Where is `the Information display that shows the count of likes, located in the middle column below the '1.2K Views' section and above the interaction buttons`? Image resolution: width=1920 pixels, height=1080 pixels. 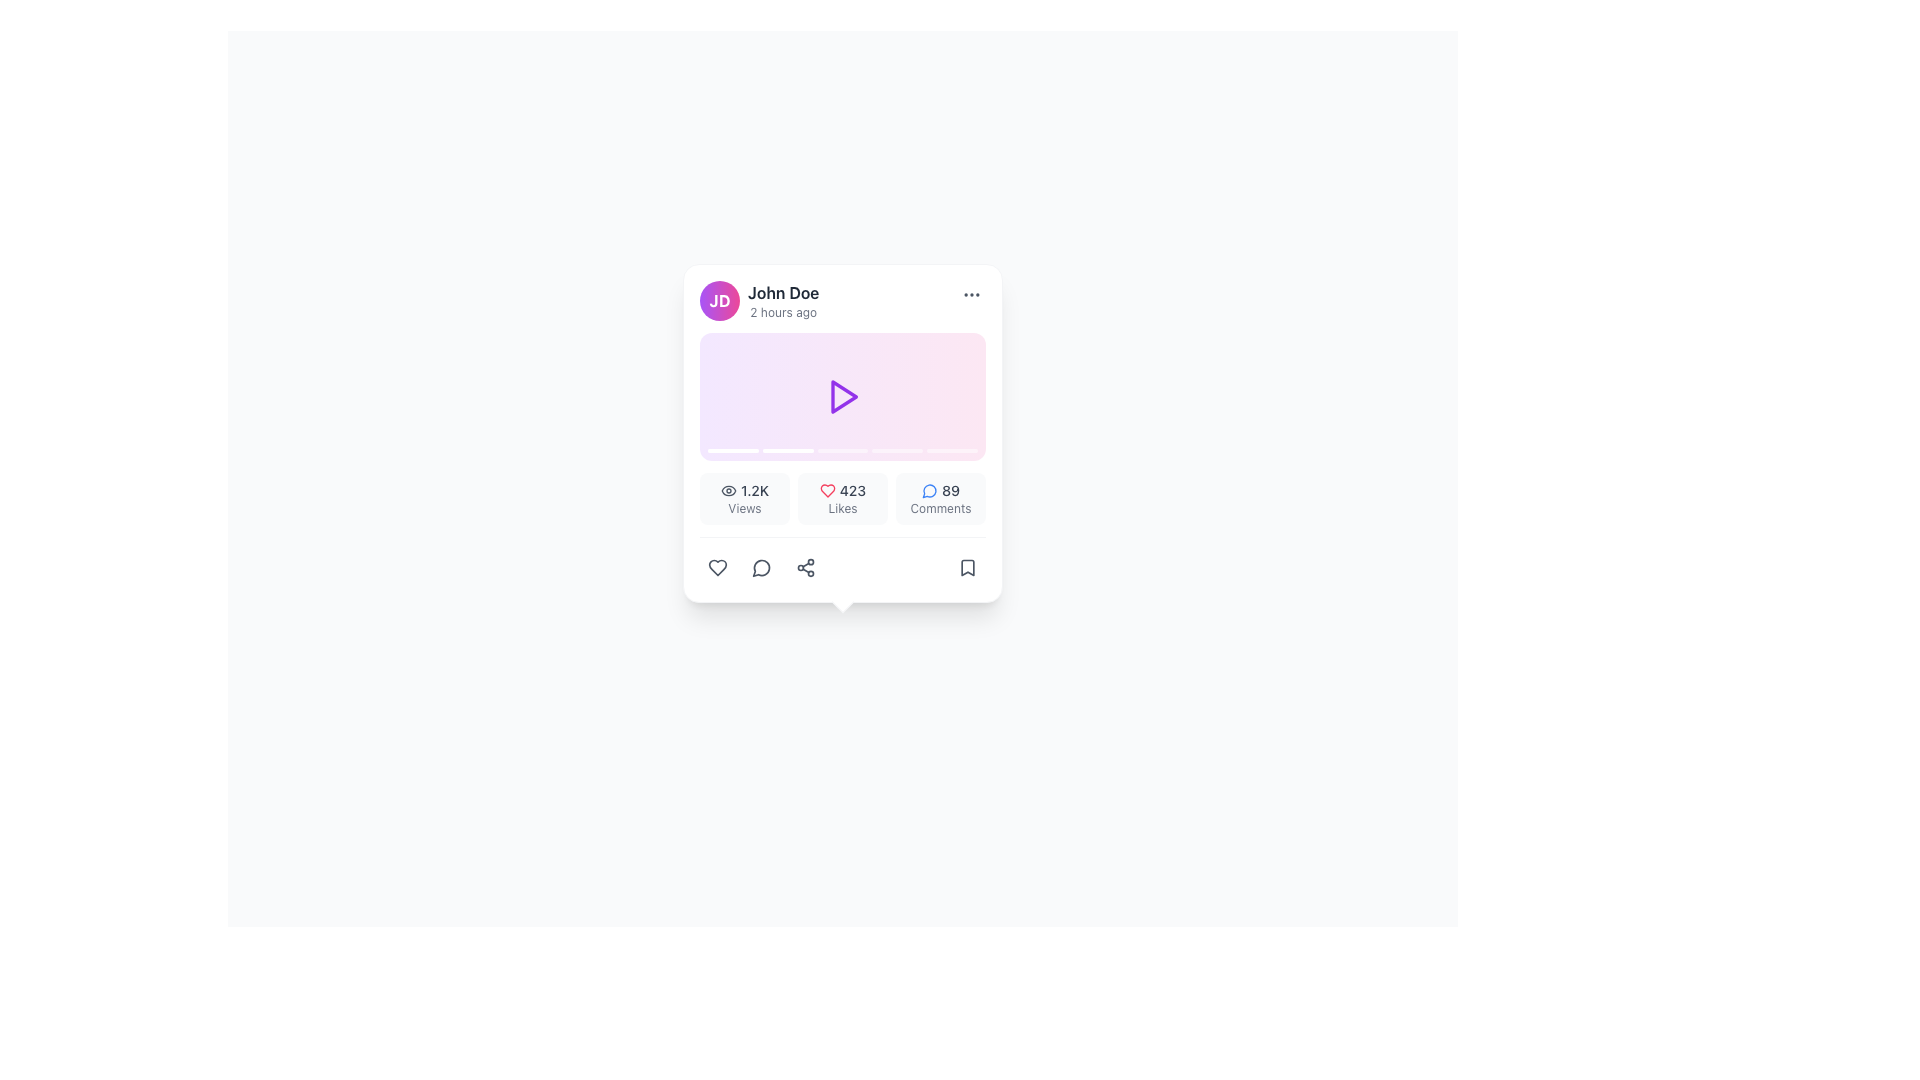
the Information display that shows the count of likes, located in the middle column below the '1.2K Views' section and above the interaction buttons is located at coordinates (843, 497).